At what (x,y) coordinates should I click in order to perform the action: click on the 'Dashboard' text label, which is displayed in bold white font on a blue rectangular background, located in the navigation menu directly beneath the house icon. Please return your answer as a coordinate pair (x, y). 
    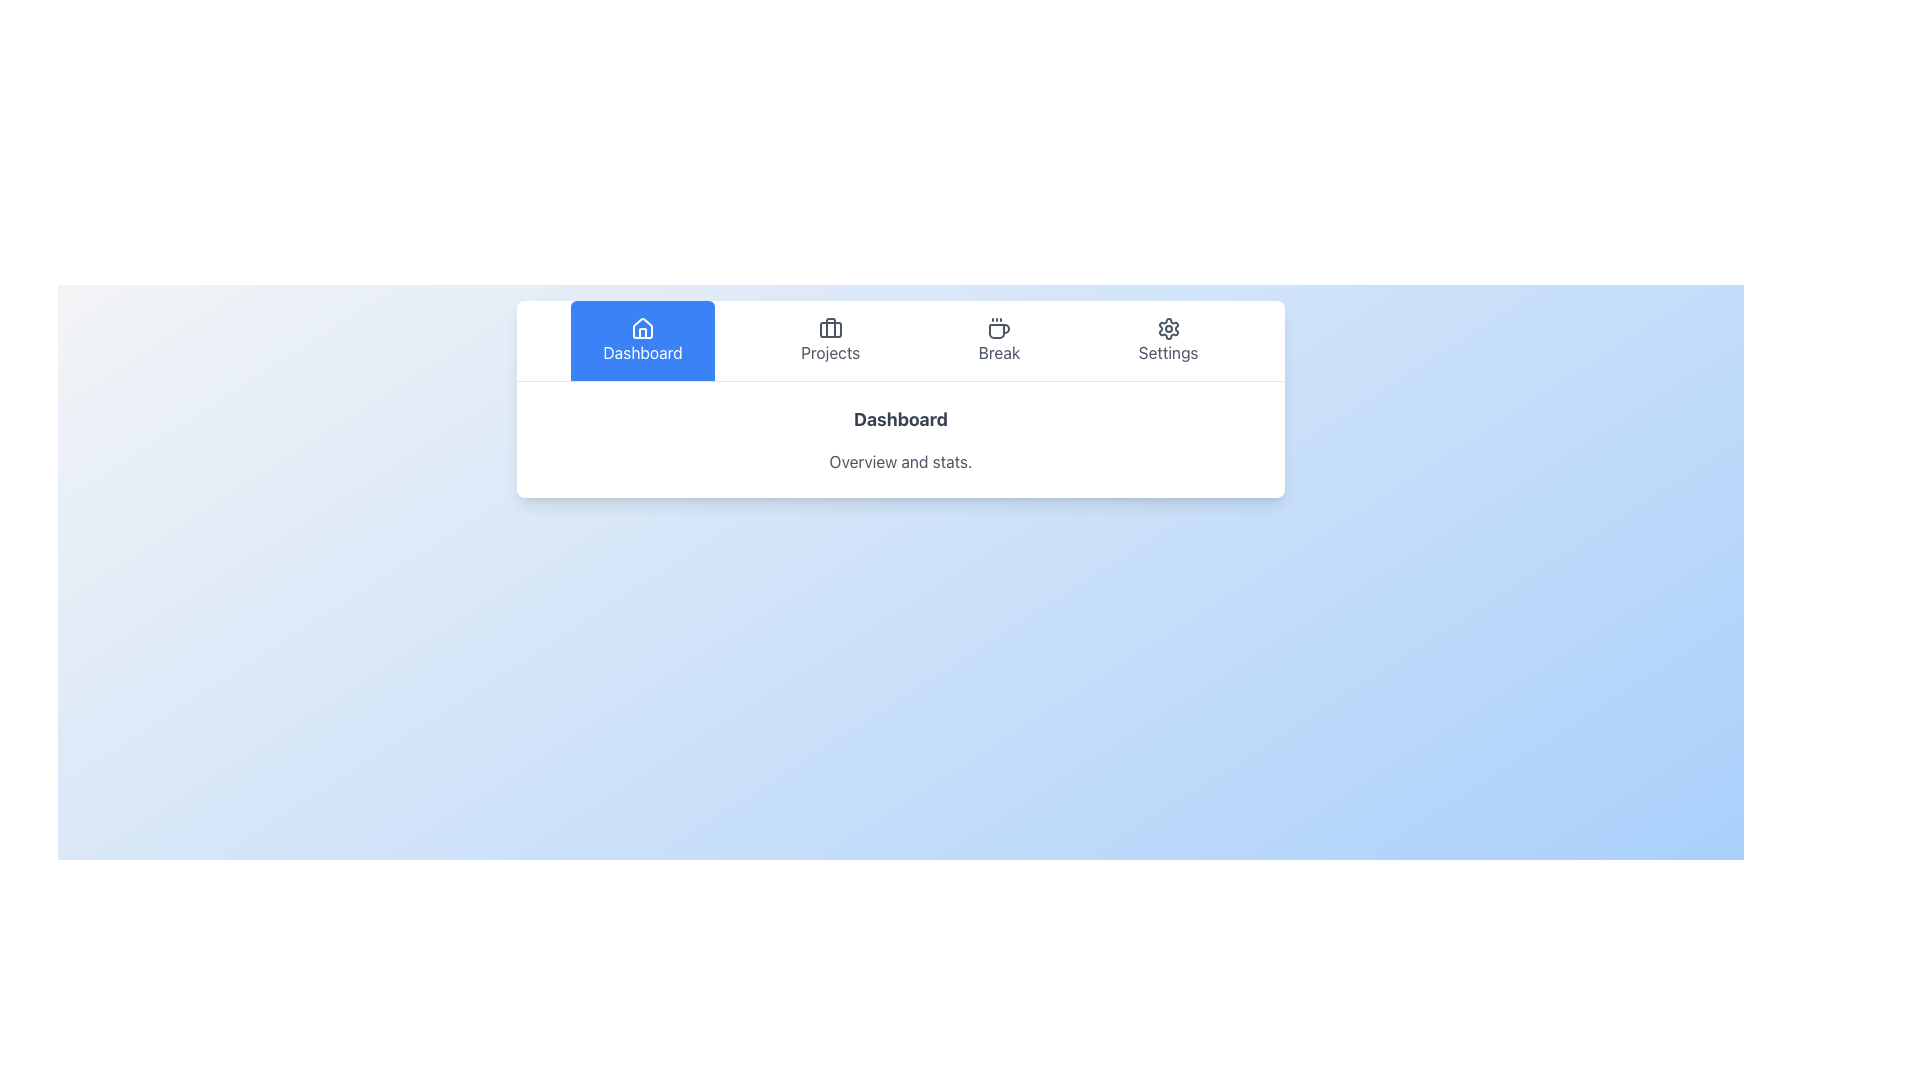
    Looking at the image, I should click on (643, 352).